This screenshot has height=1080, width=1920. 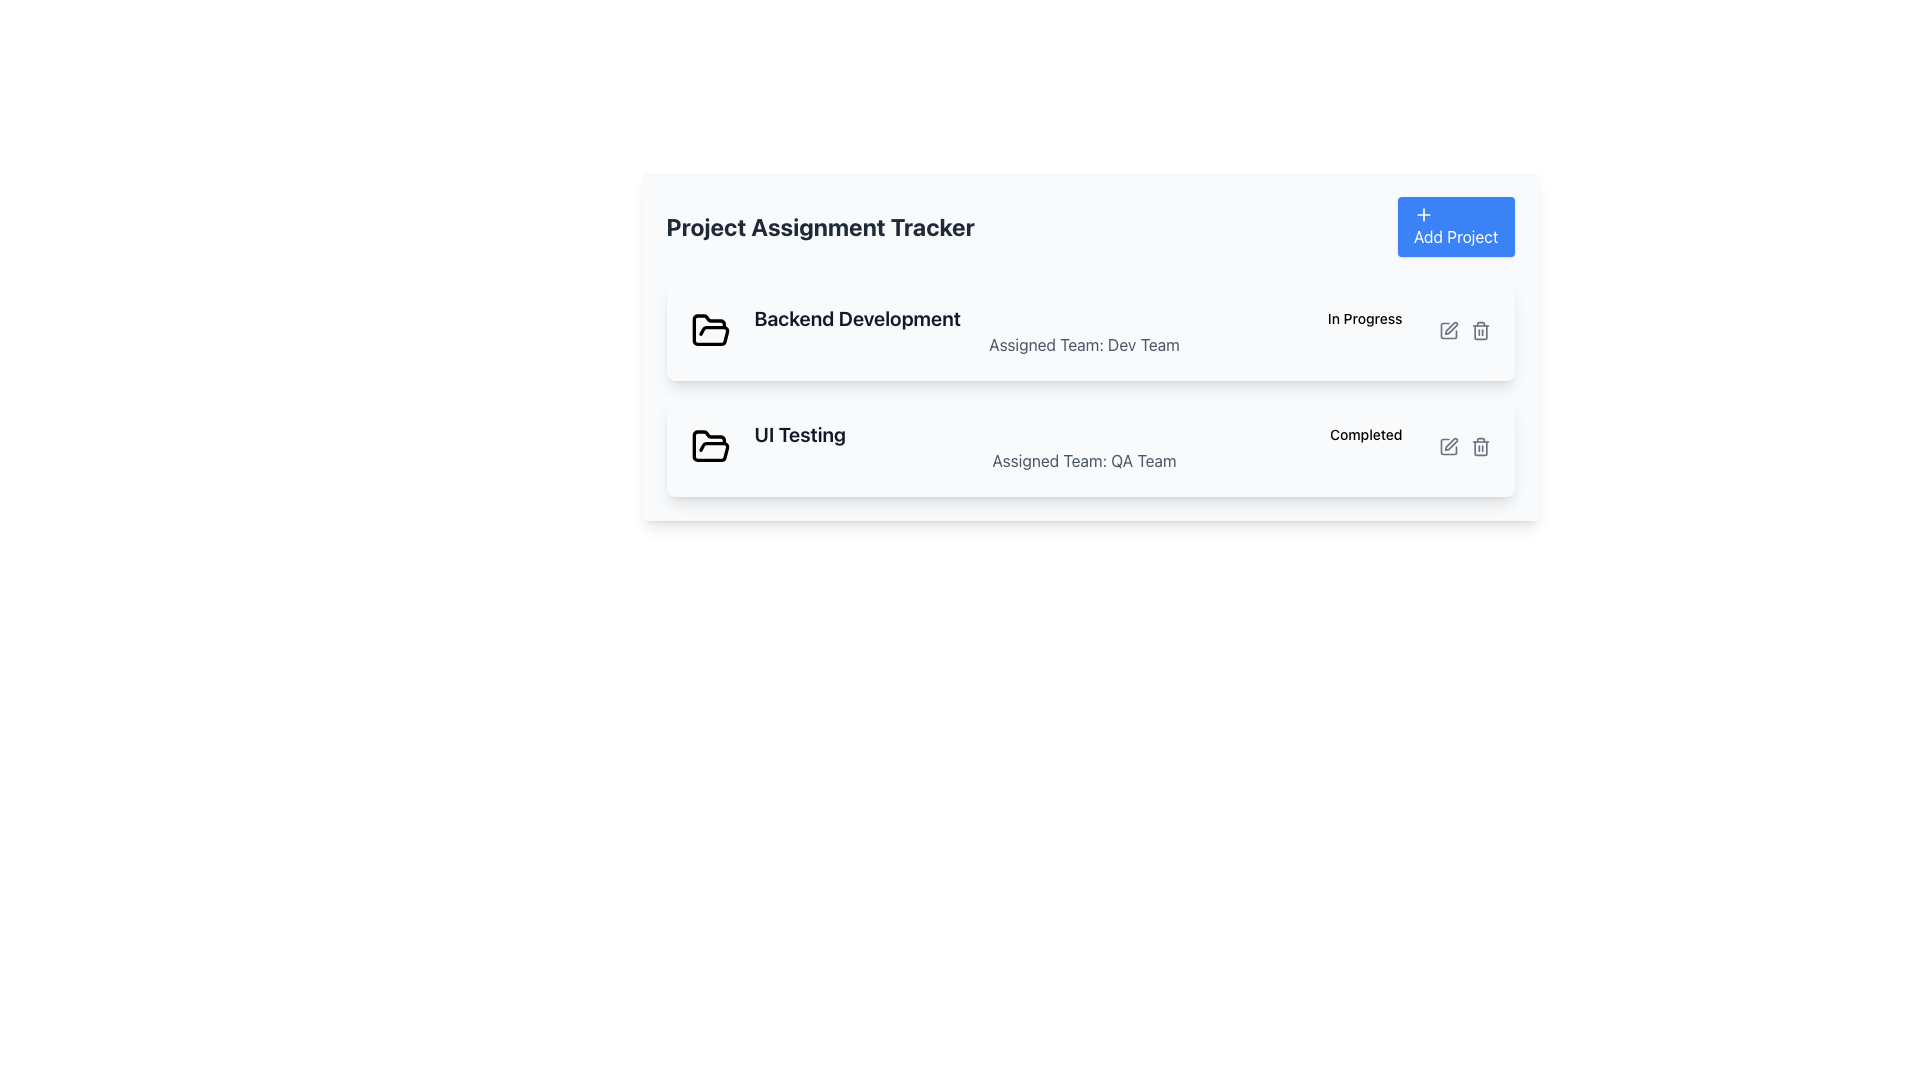 What do you see at coordinates (1083, 446) in the screenshot?
I see `text content of the second item in the 'Project Assignment Tracker' section, which displays assignment details including the module title, current status, and responsible team` at bounding box center [1083, 446].